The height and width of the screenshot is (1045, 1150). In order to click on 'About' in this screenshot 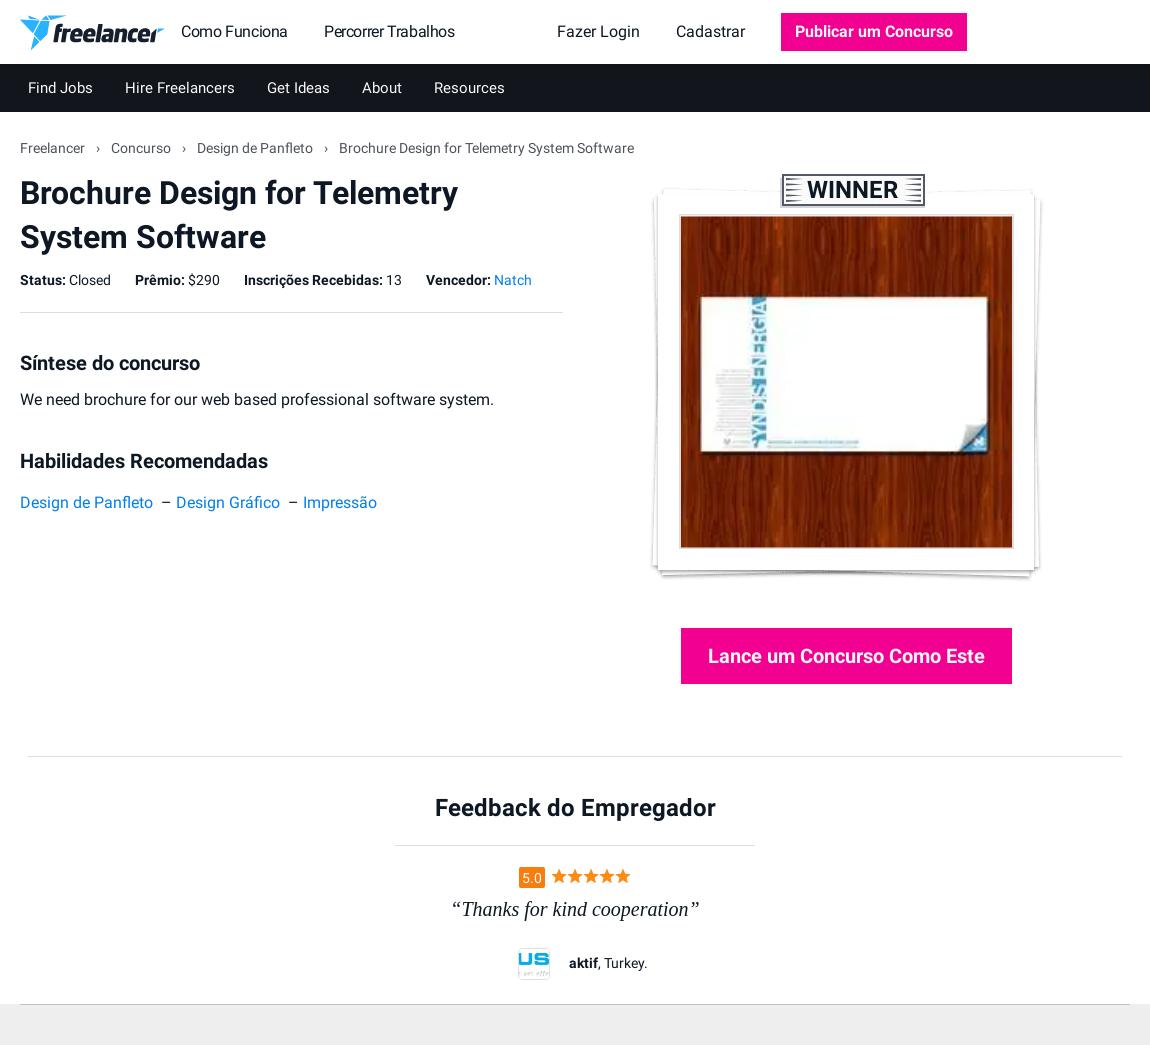, I will do `click(382, 87)`.